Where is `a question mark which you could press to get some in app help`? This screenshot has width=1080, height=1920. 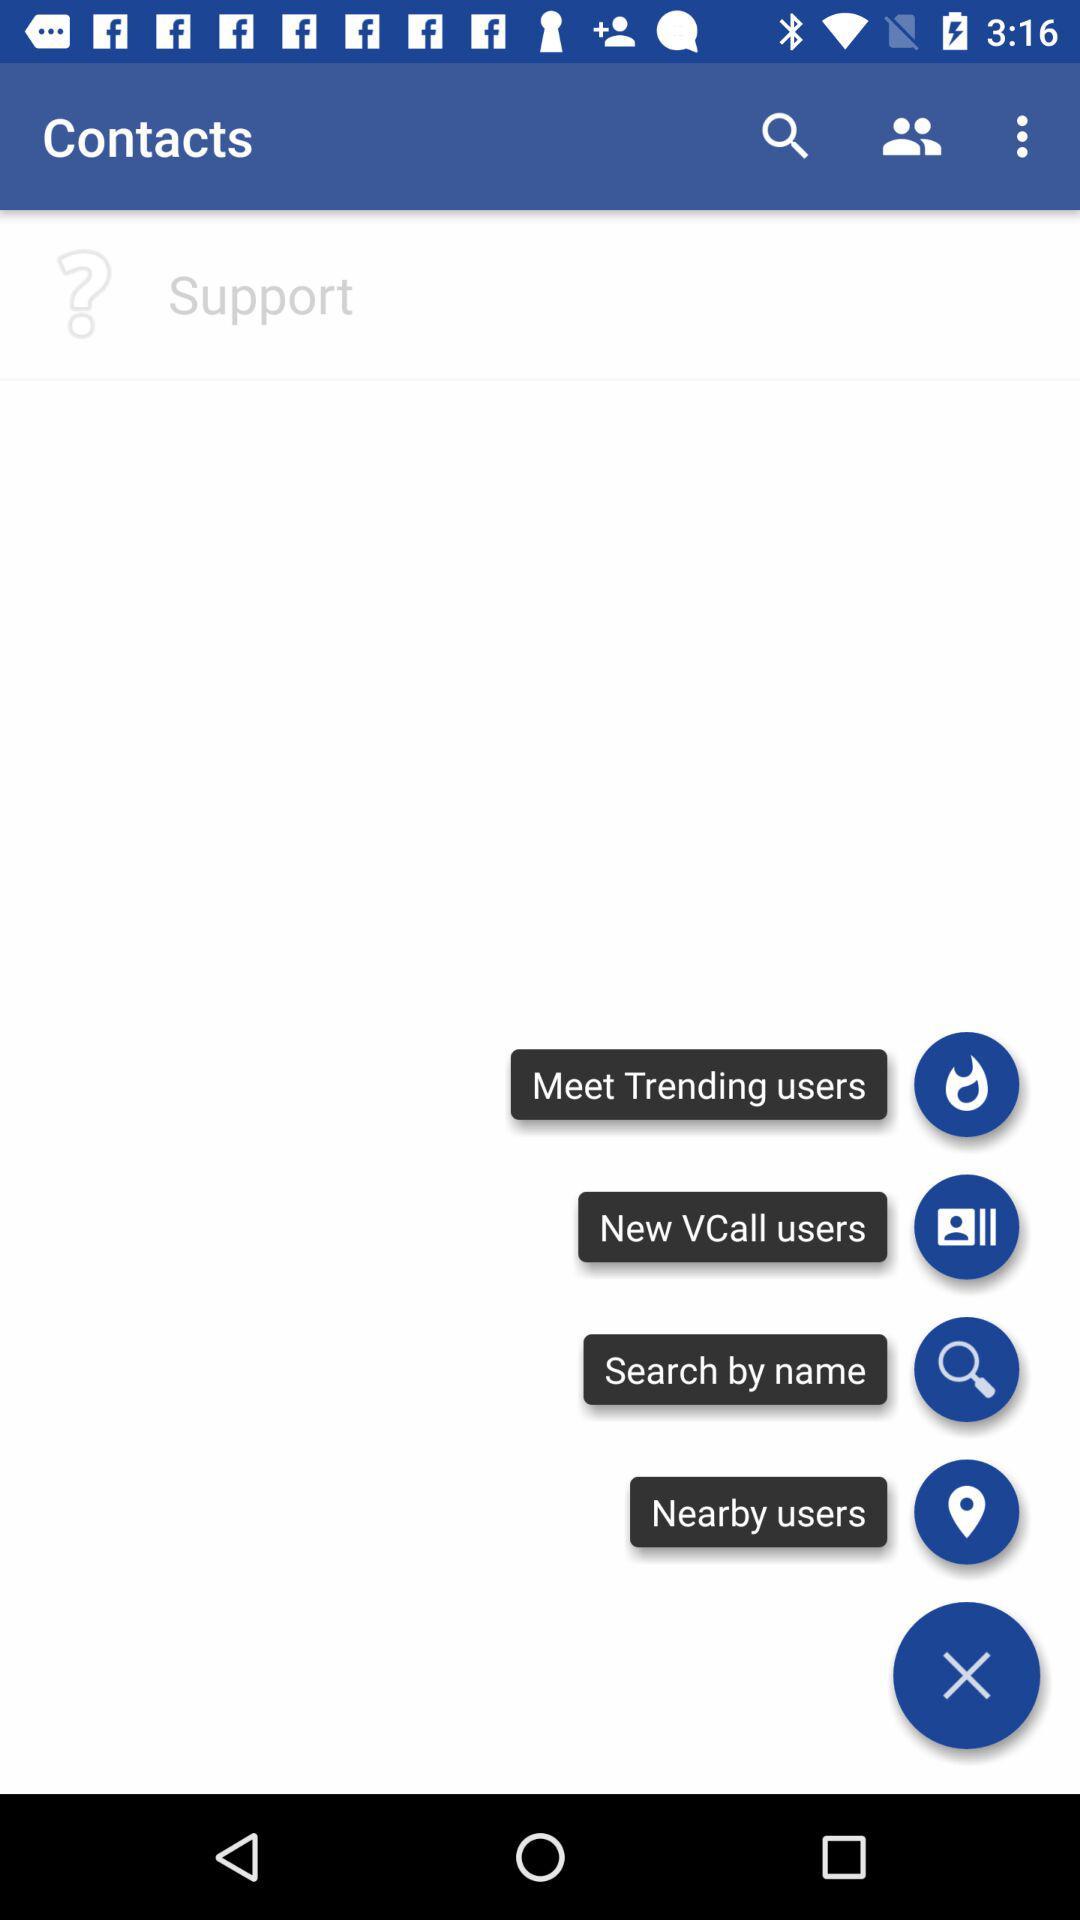
a question mark which you could press to get some in app help is located at coordinates (83, 292).